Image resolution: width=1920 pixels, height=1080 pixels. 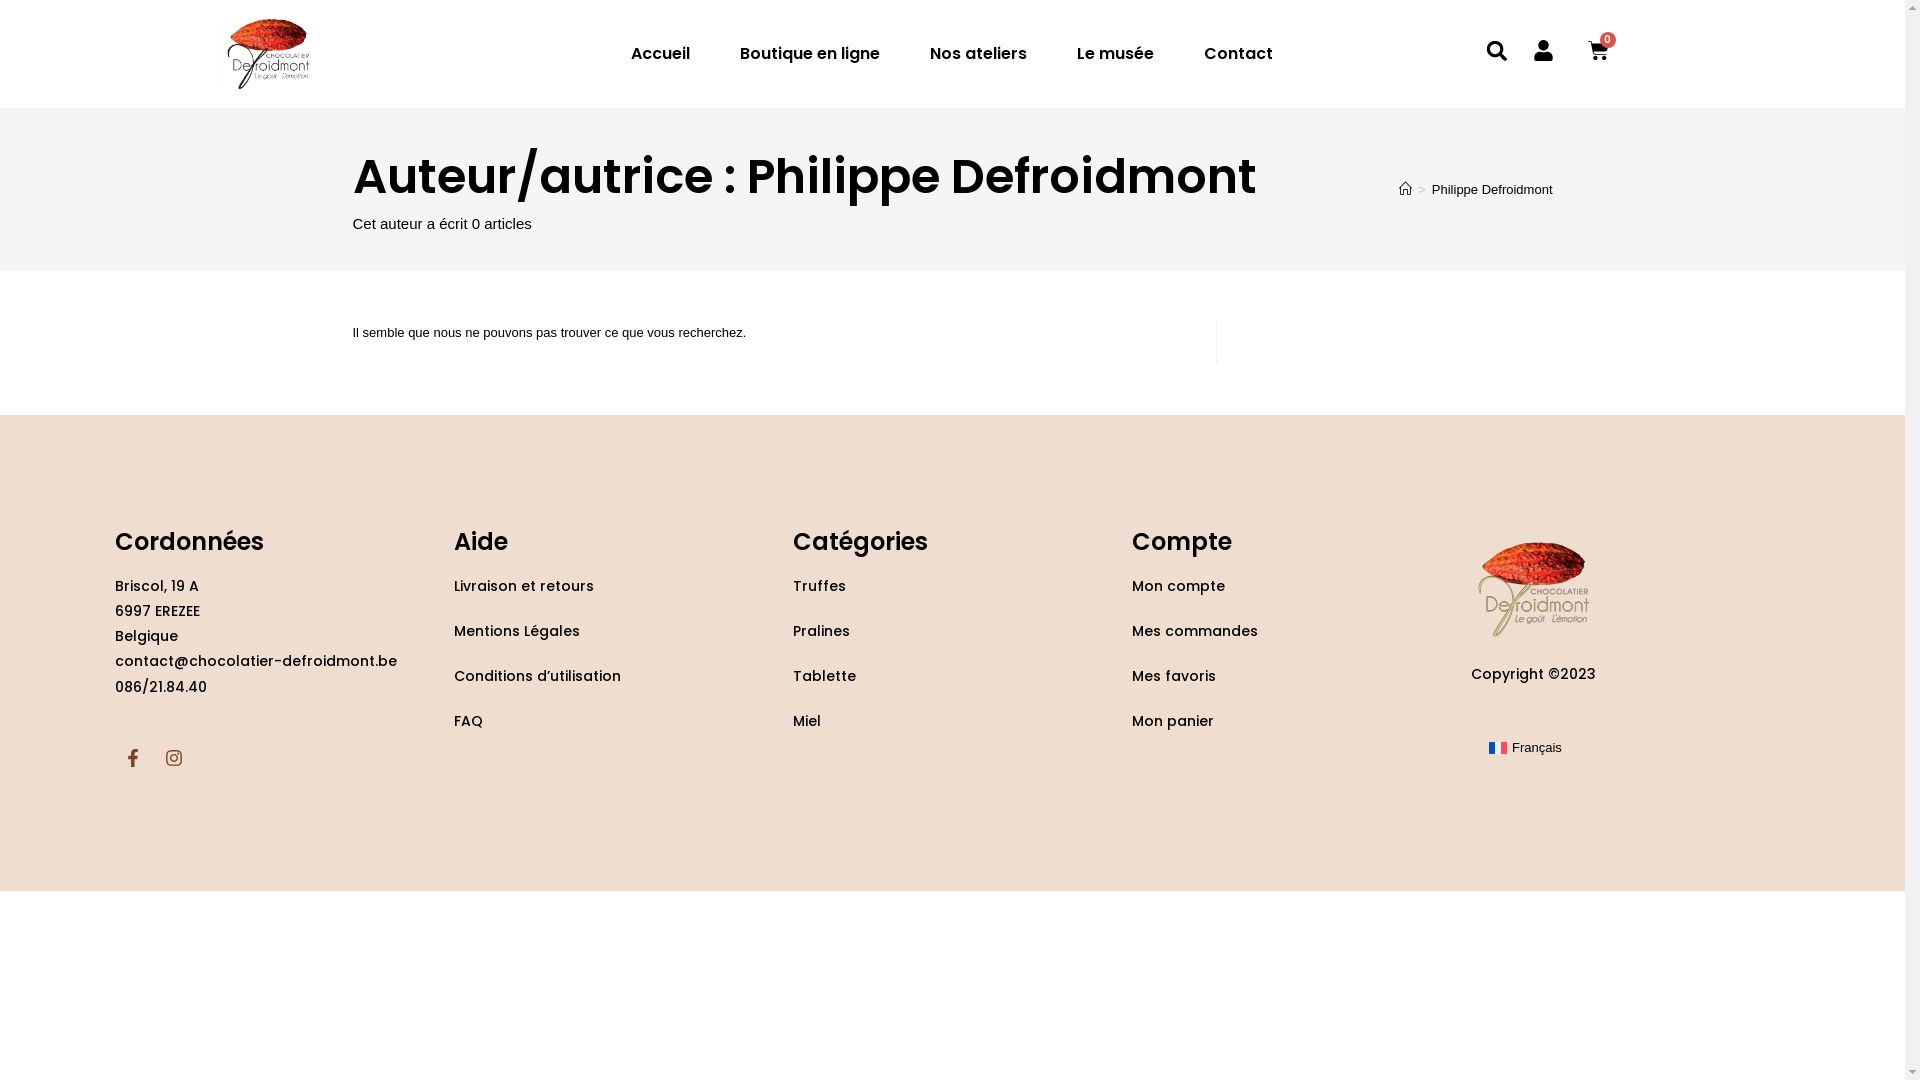 I want to click on 'Contact', so click(x=1237, y=53).